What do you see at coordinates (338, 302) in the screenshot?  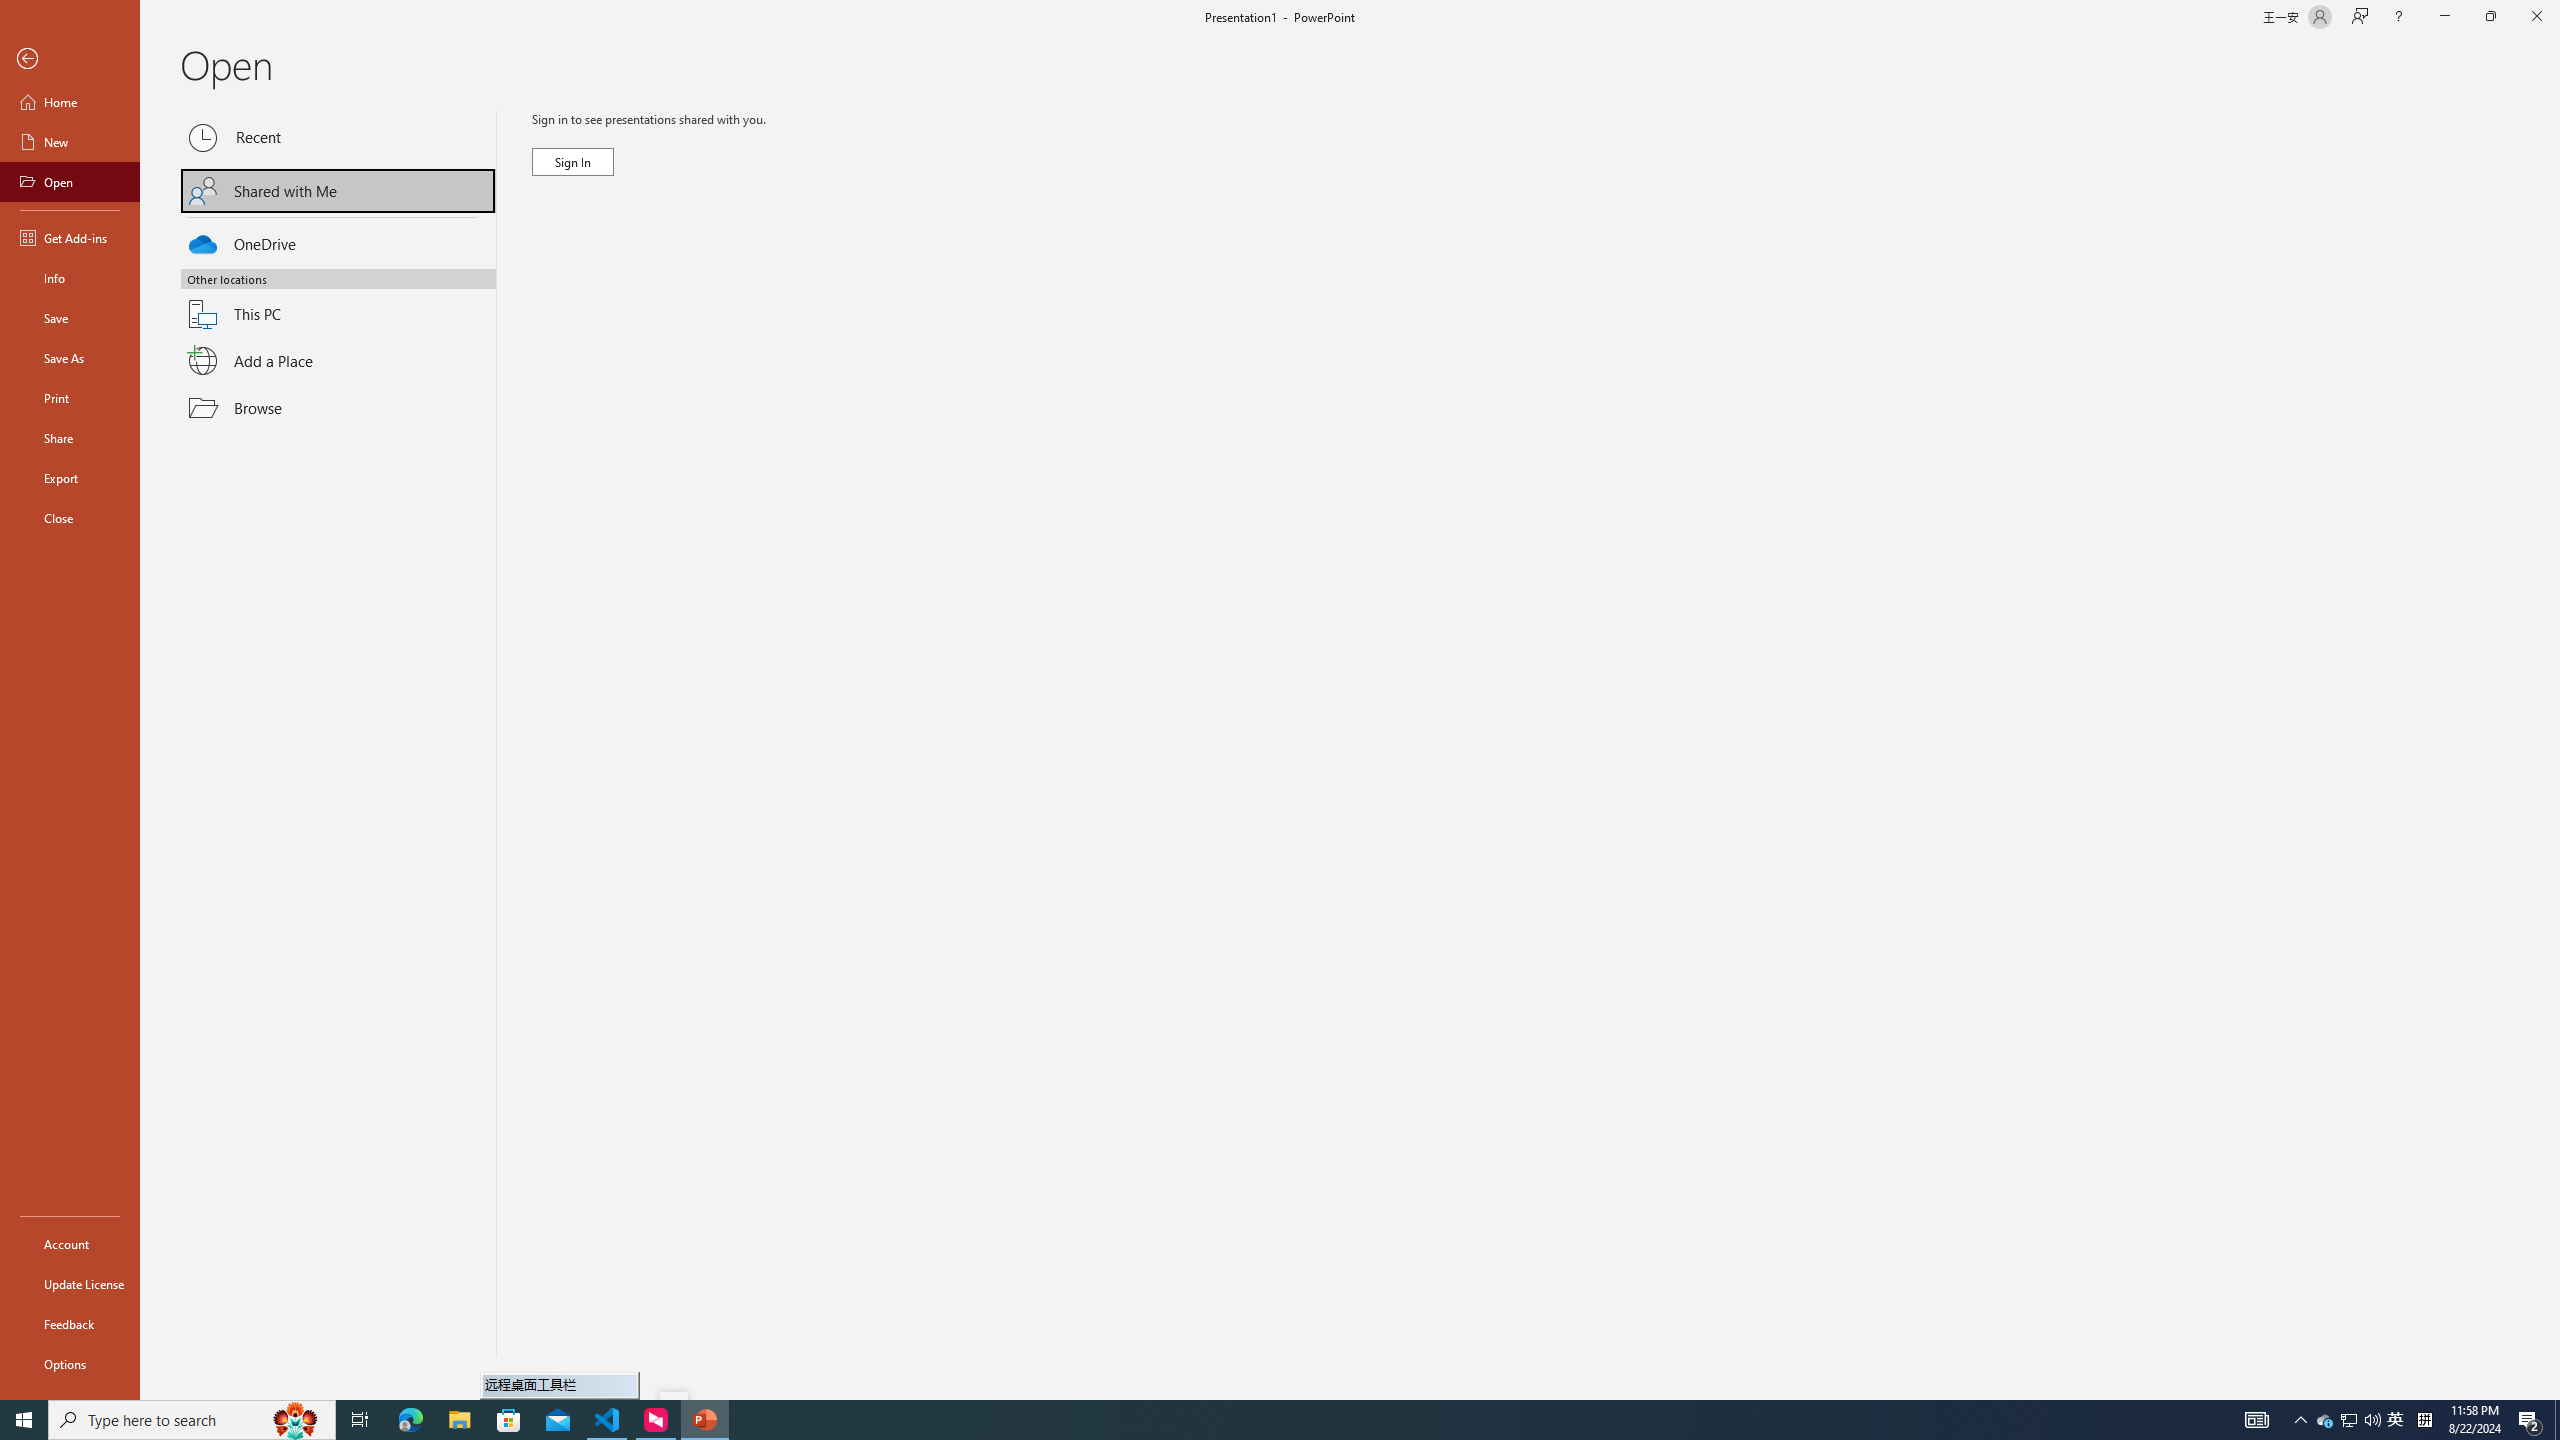 I see `'This PC'` at bounding box center [338, 302].